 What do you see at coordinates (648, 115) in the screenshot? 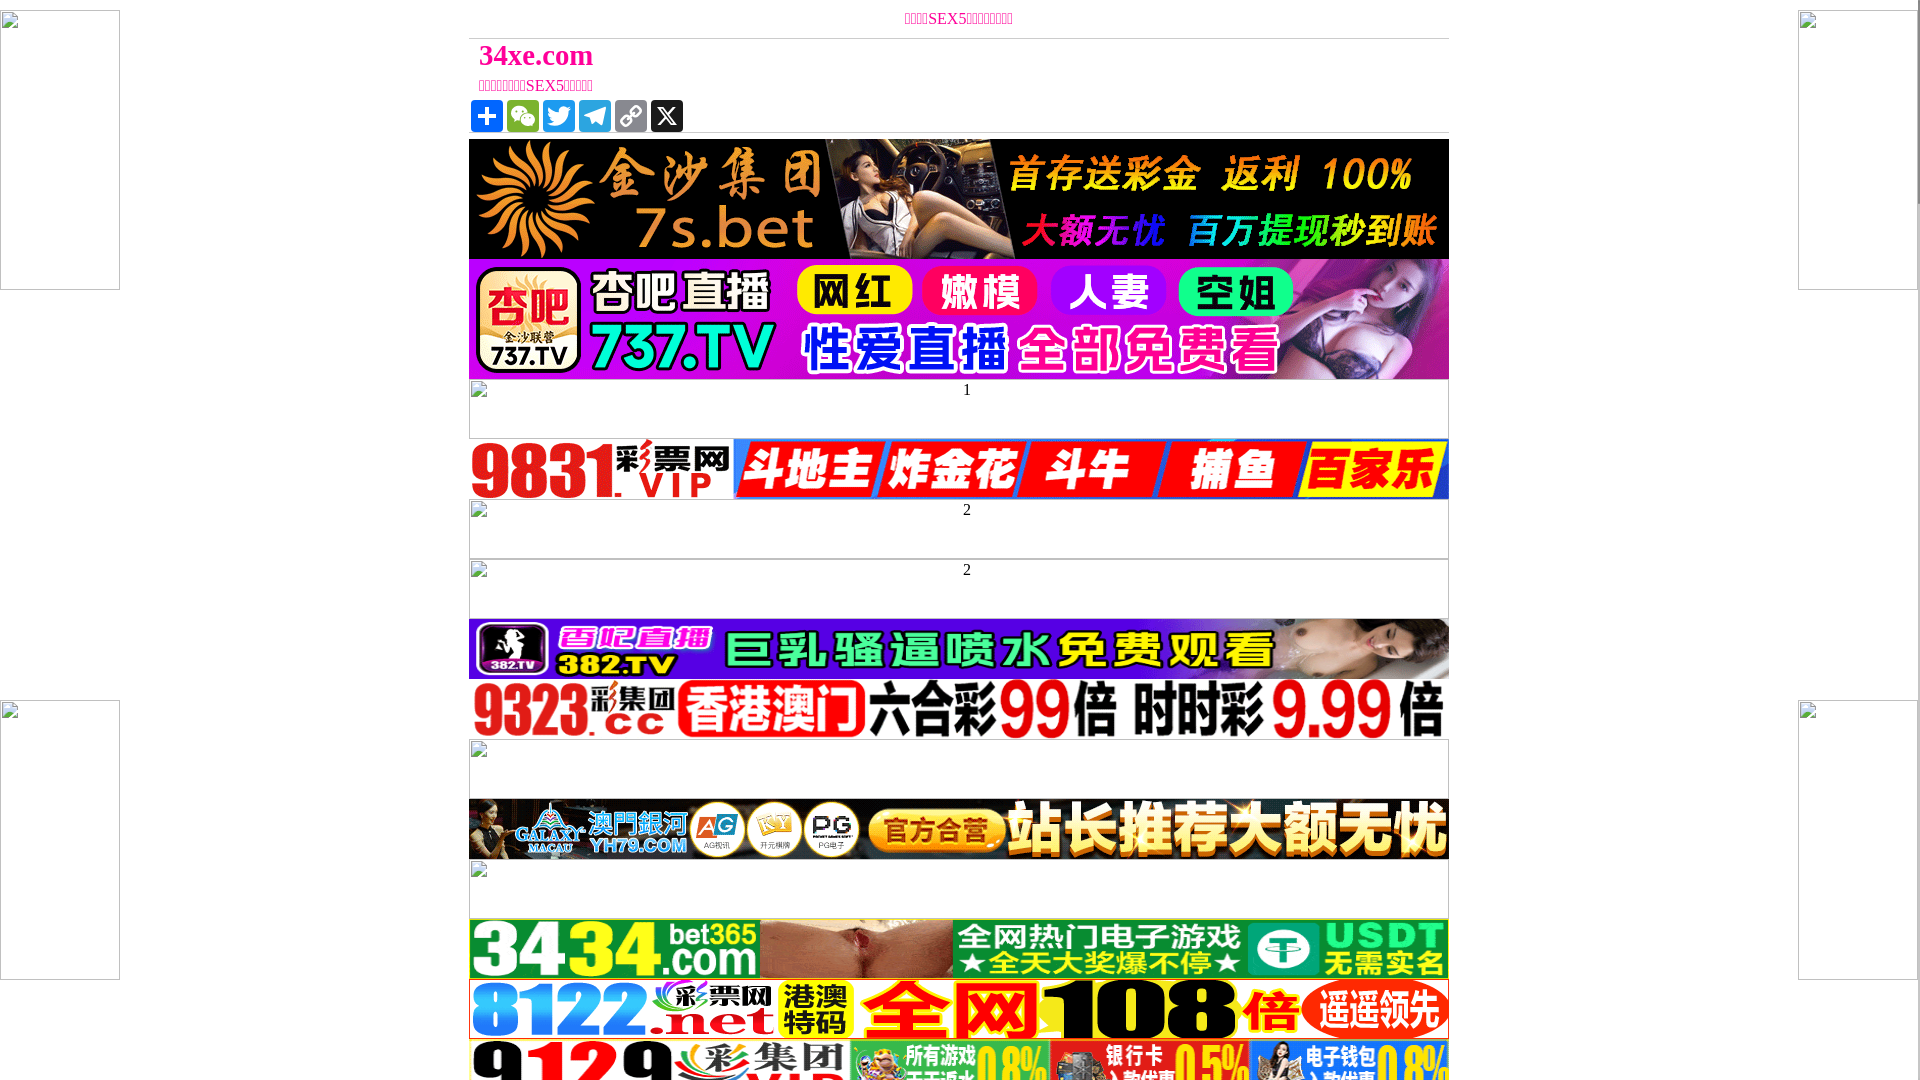
I see `'X'` at bounding box center [648, 115].